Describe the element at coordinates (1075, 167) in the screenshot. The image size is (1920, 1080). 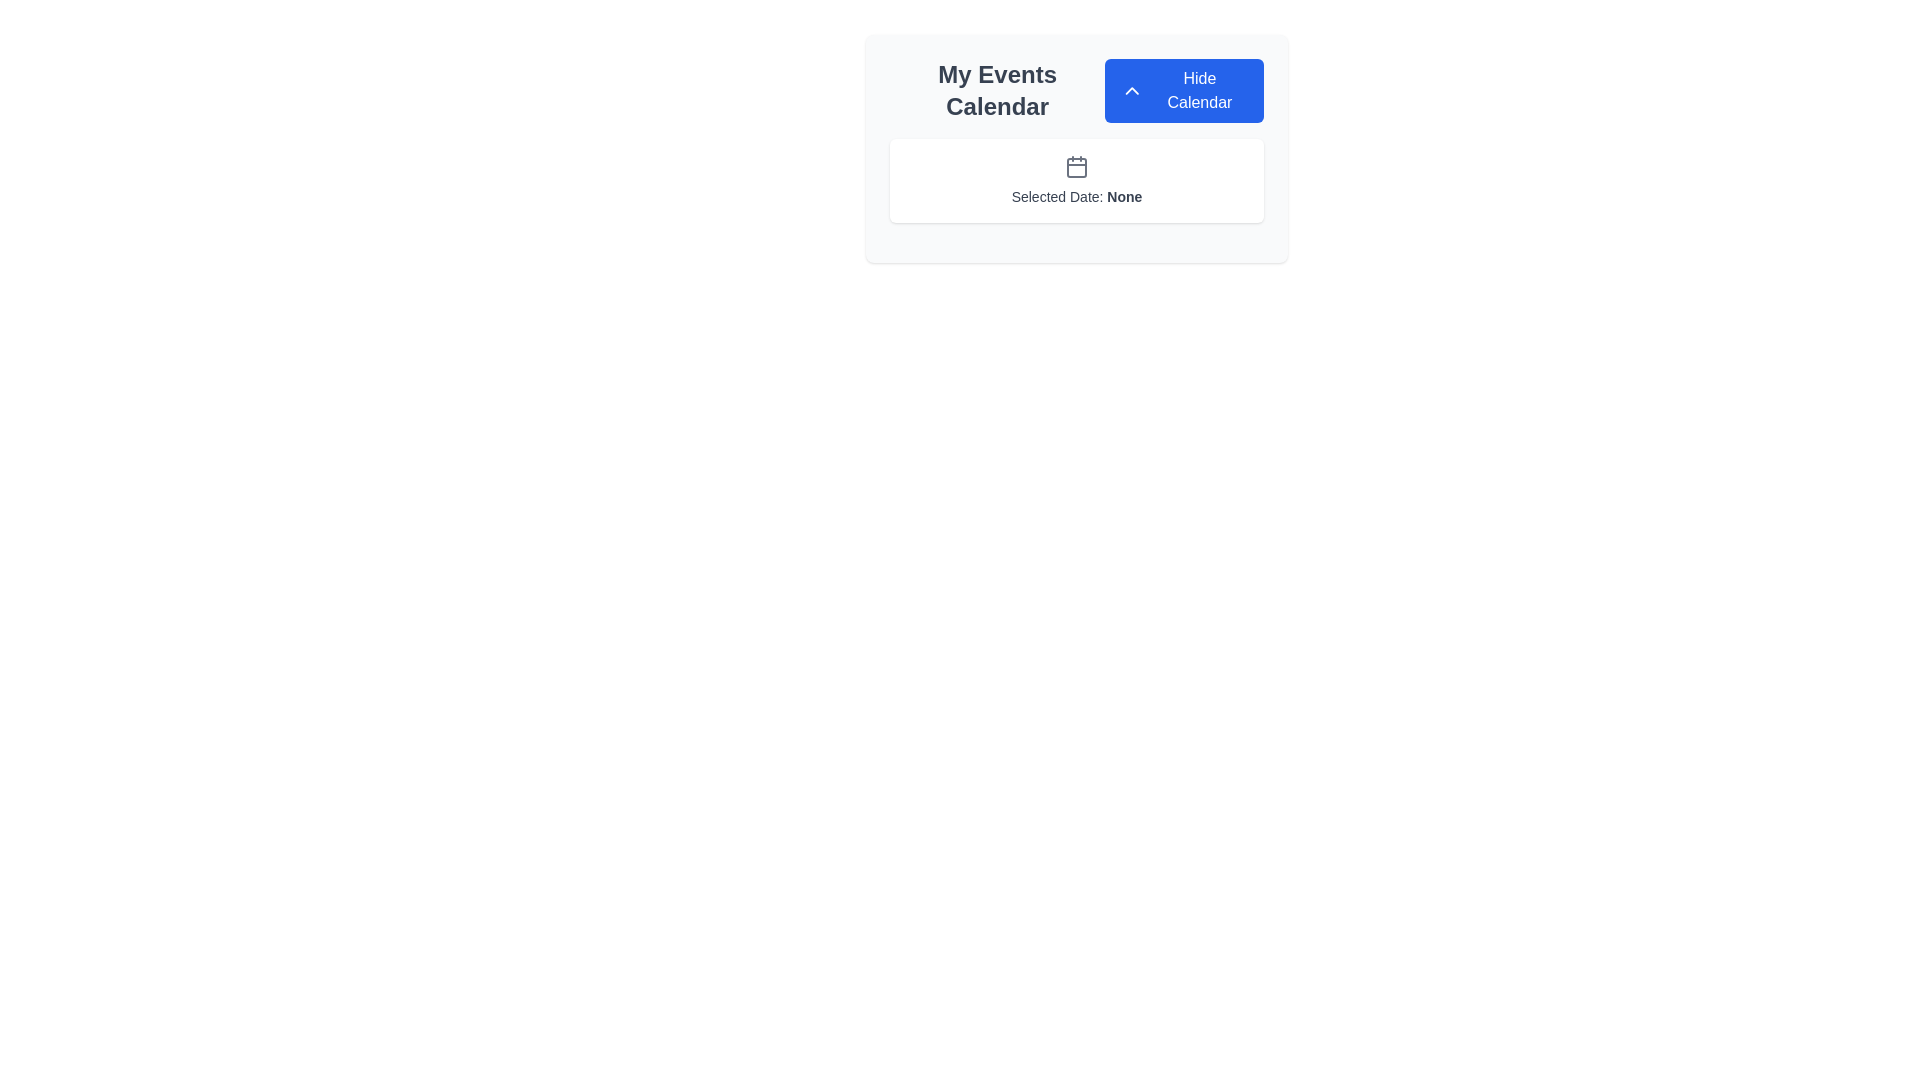
I see `the small rectangular calendar icon with a gray outline located below the 'My Events Calendar' heading` at that location.